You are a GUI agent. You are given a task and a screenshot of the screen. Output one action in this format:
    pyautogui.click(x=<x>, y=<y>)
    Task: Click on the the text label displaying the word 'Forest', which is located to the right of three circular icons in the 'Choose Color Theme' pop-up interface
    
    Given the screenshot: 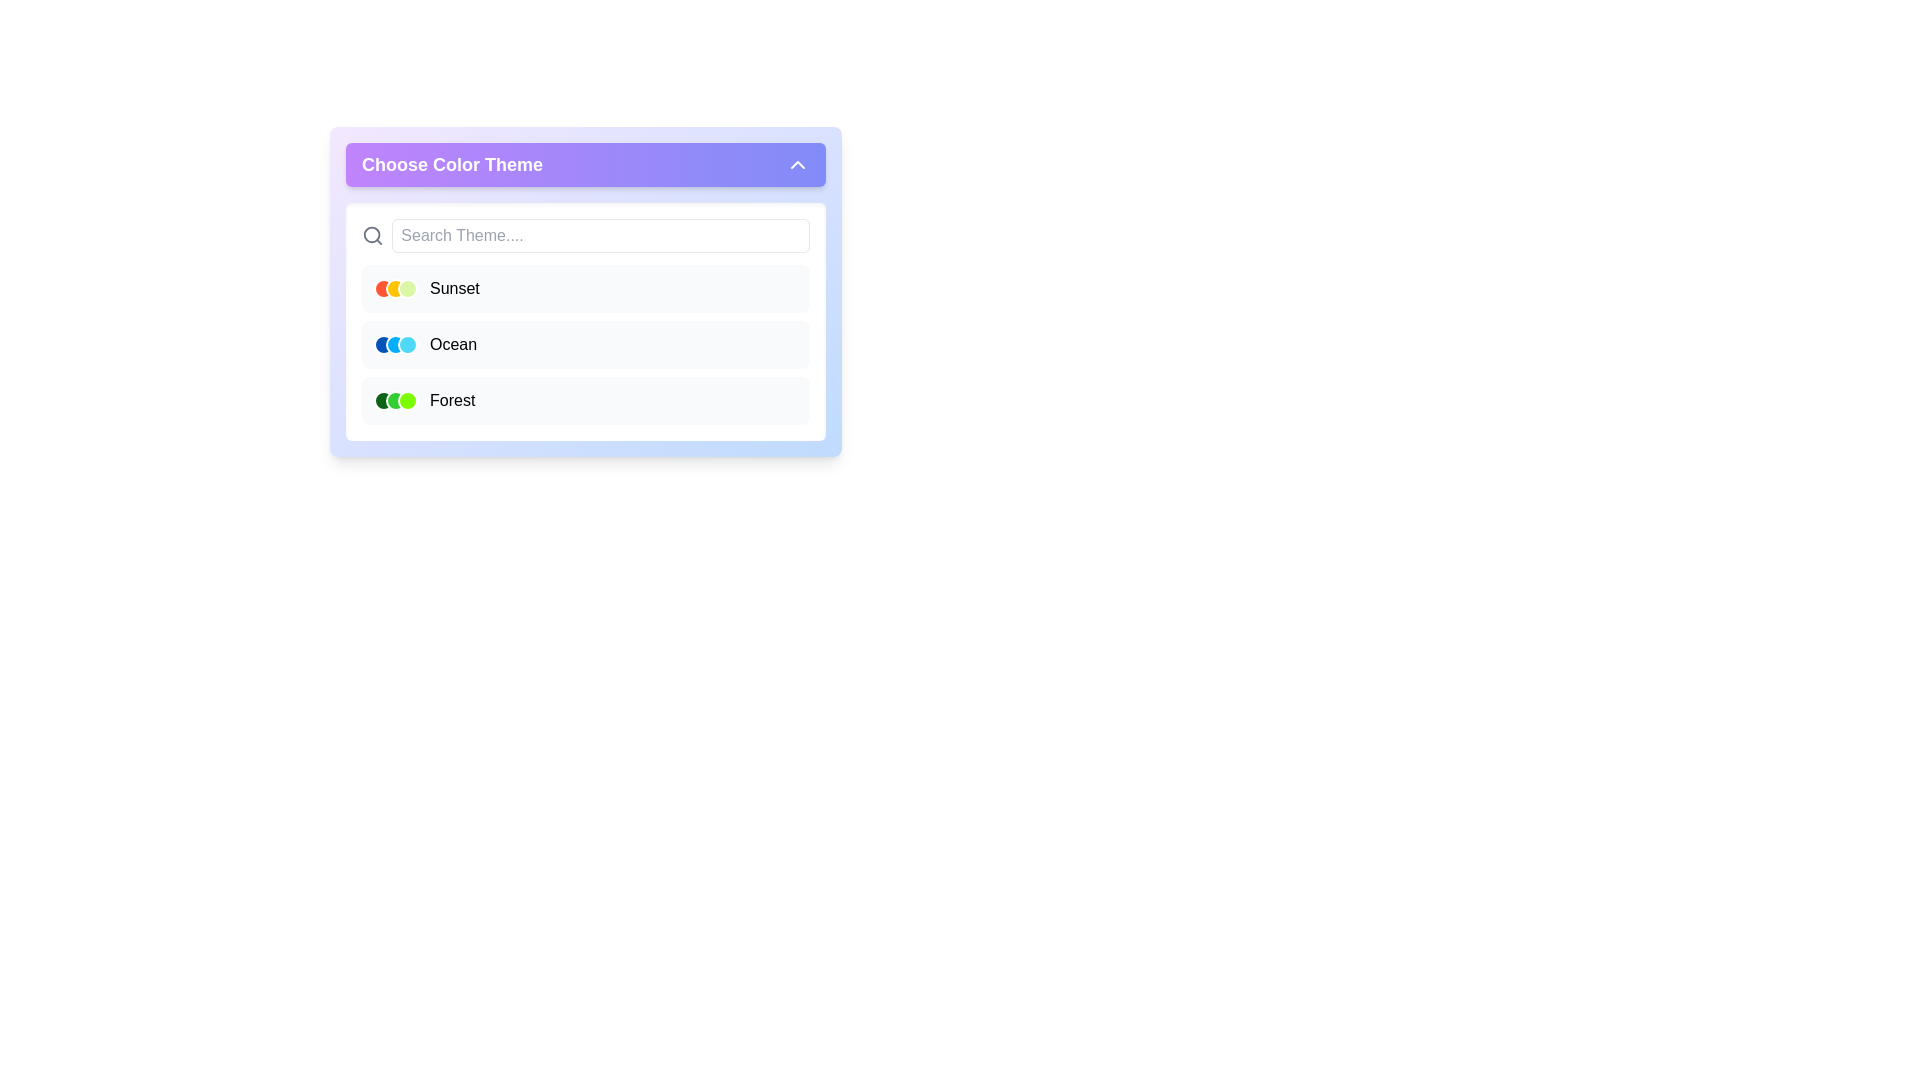 What is the action you would take?
    pyautogui.click(x=451, y=401)
    